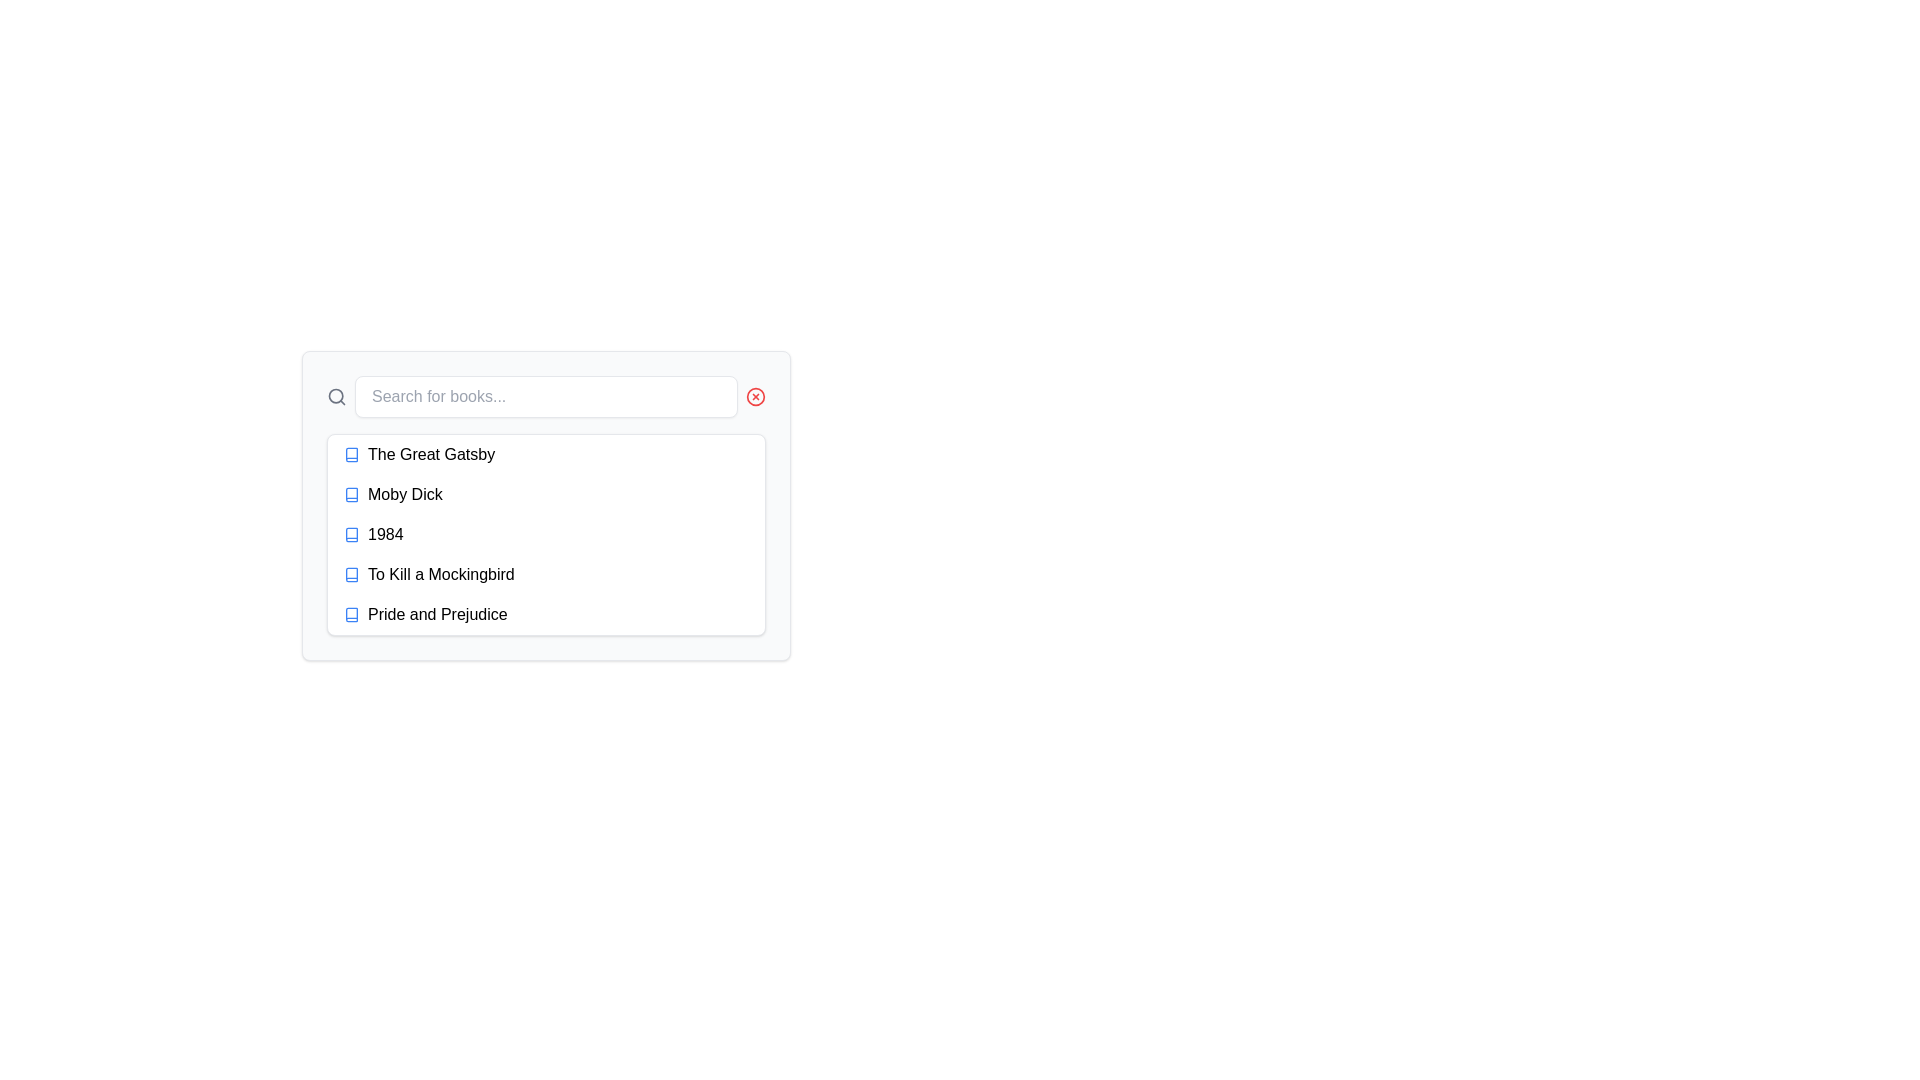 Image resolution: width=1920 pixels, height=1080 pixels. What do you see at coordinates (546, 494) in the screenshot?
I see `the list item labeled 'Moby Dick'` at bounding box center [546, 494].